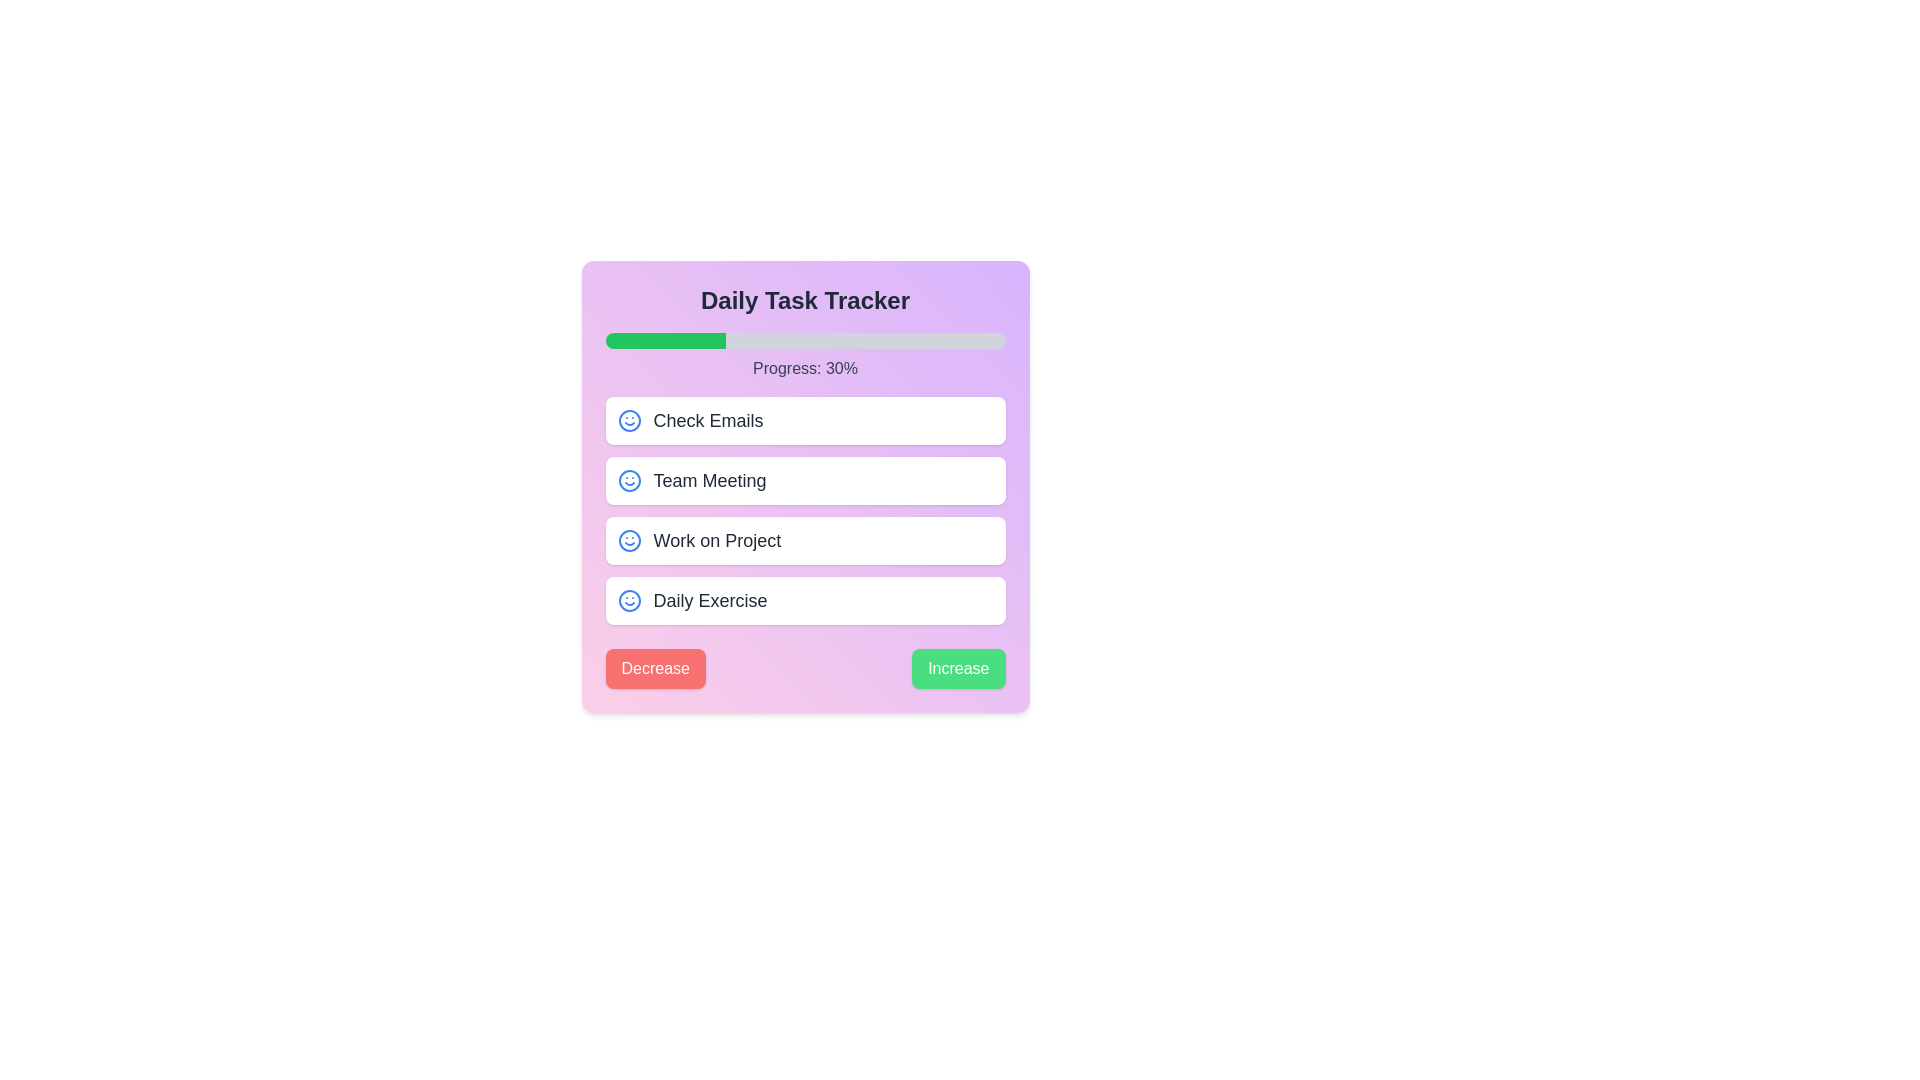 The height and width of the screenshot is (1080, 1920). What do you see at coordinates (710, 481) in the screenshot?
I see `the 'Team Meeting' text label, which is a medium-sized, bold font in dark gray, located in the second row of the task list on the task tracker interface` at bounding box center [710, 481].